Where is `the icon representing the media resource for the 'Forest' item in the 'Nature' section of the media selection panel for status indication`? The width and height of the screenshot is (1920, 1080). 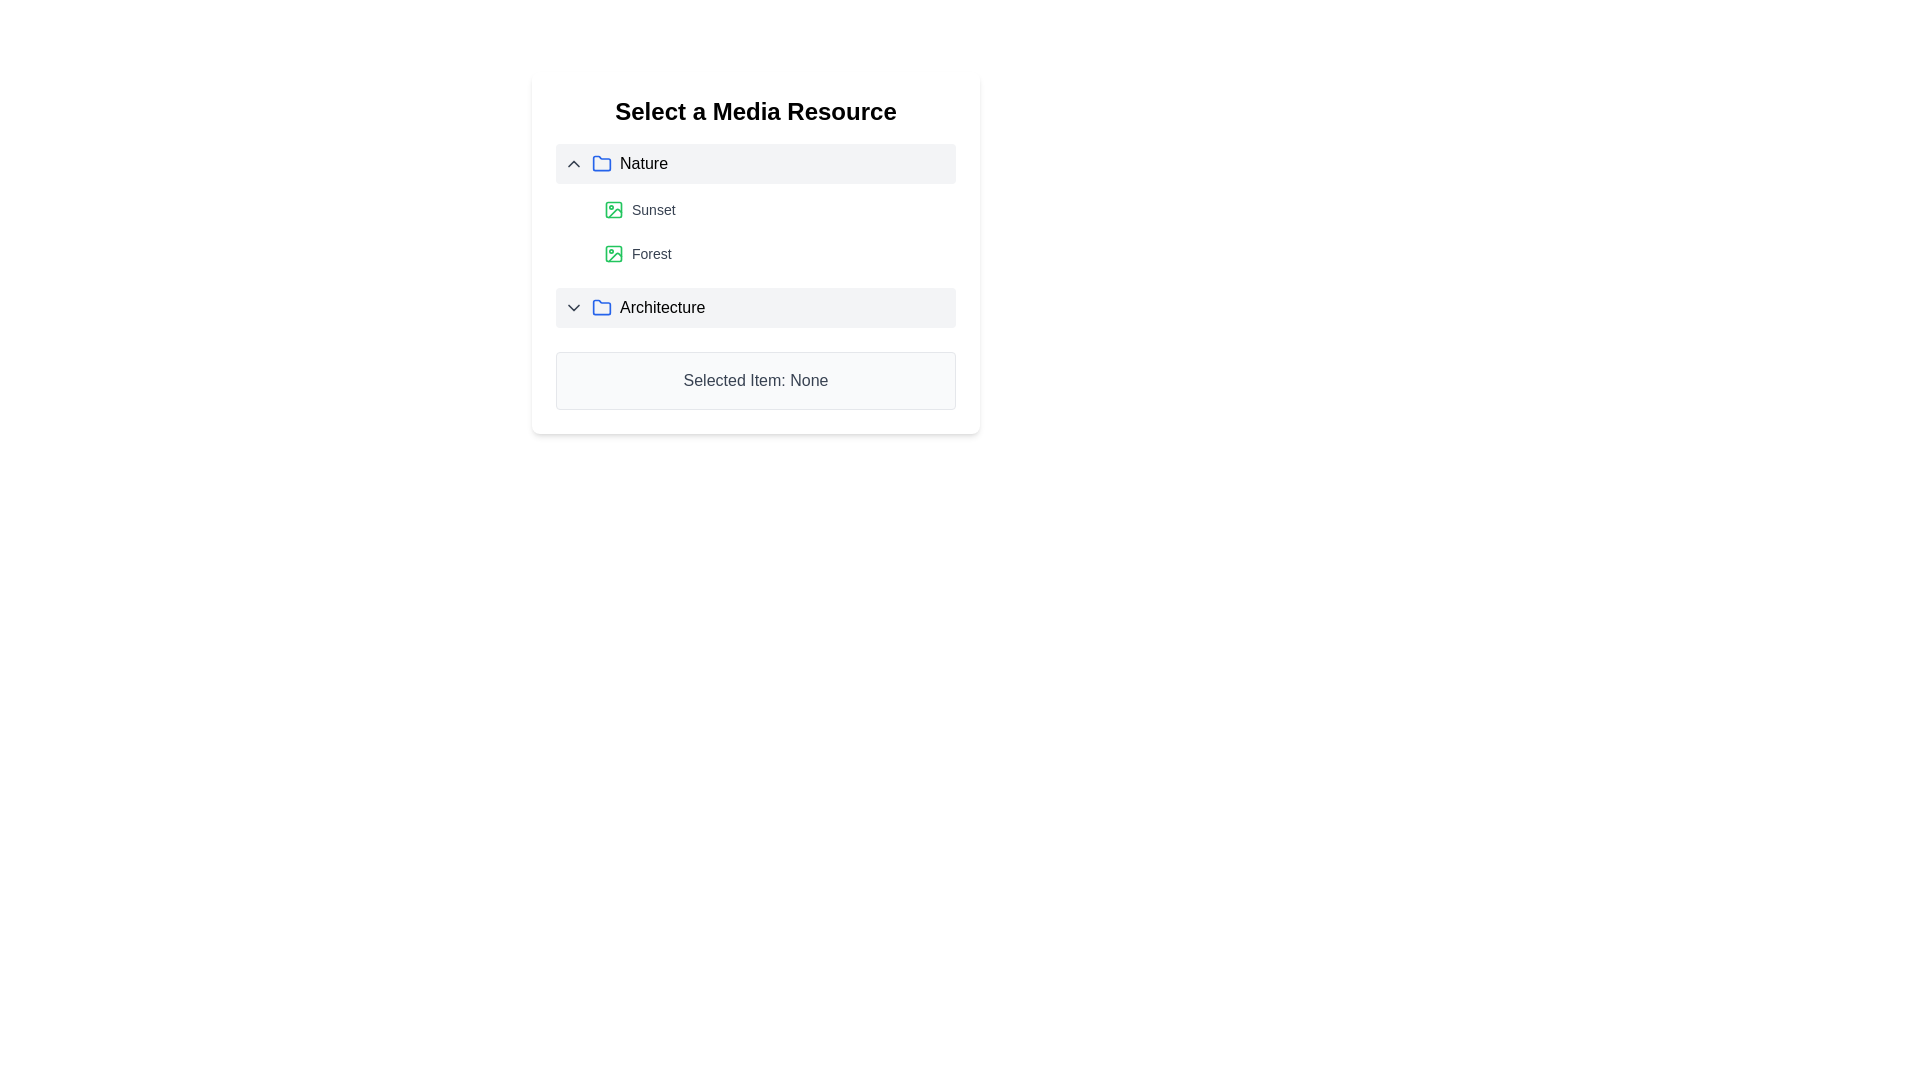
the icon representing the media resource for the 'Forest' item in the 'Nature' section of the media selection panel for status indication is located at coordinates (613, 253).